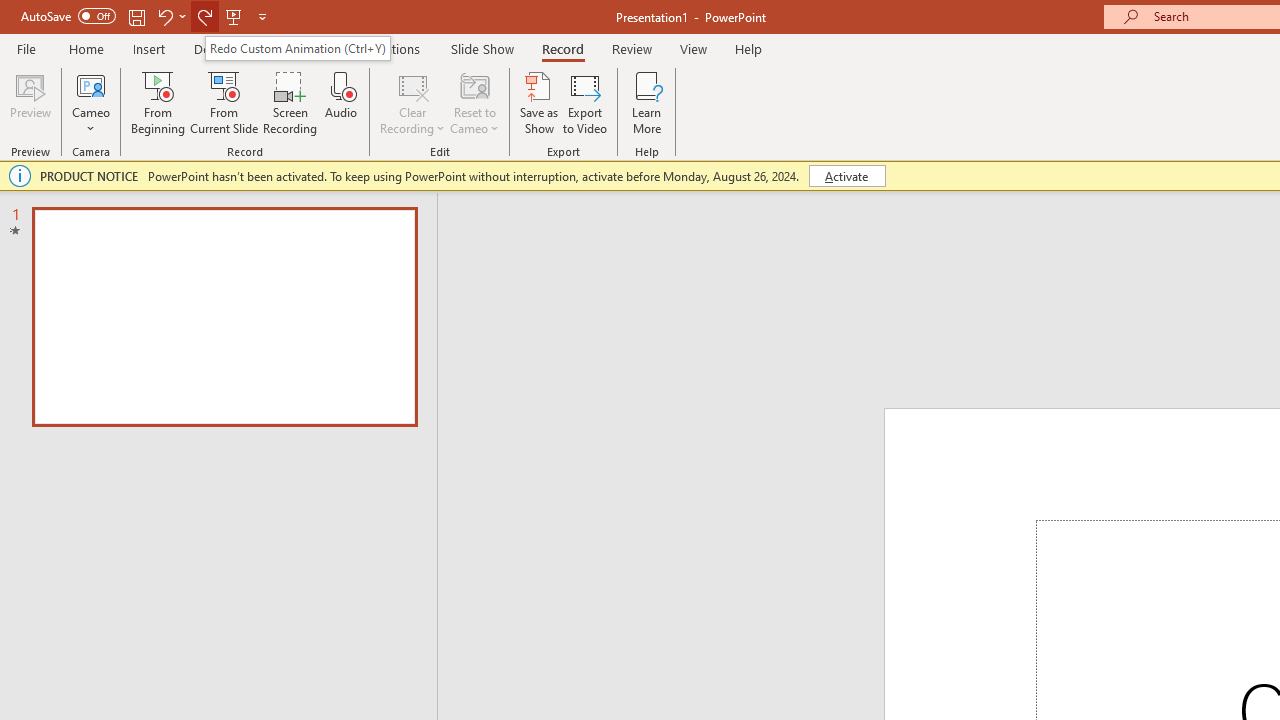  Describe the element at coordinates (647, 103) in the screenshot. I see `'Learn More'` at that location.